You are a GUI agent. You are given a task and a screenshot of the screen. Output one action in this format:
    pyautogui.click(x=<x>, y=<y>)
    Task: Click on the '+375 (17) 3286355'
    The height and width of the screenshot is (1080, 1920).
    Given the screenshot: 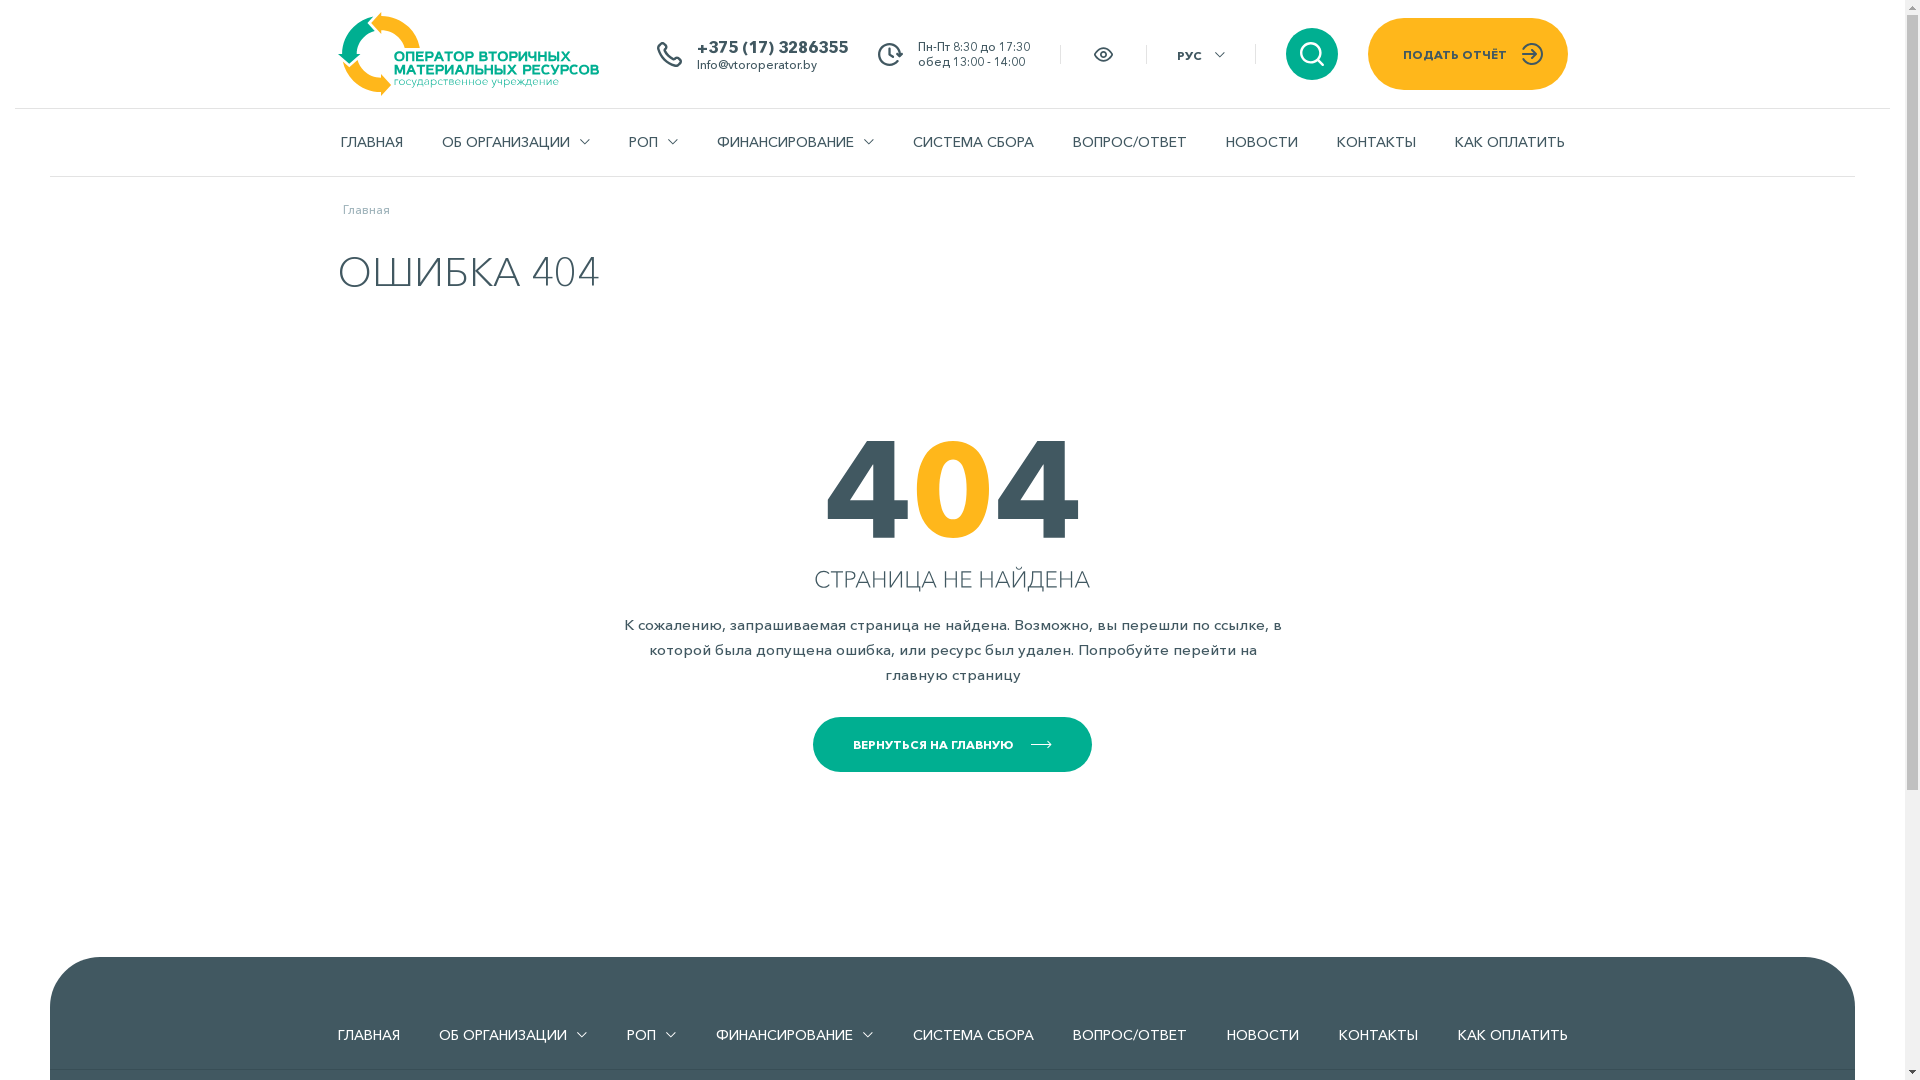 What is the action you would take?
    pyautogui.click(x=696, y=45)
    